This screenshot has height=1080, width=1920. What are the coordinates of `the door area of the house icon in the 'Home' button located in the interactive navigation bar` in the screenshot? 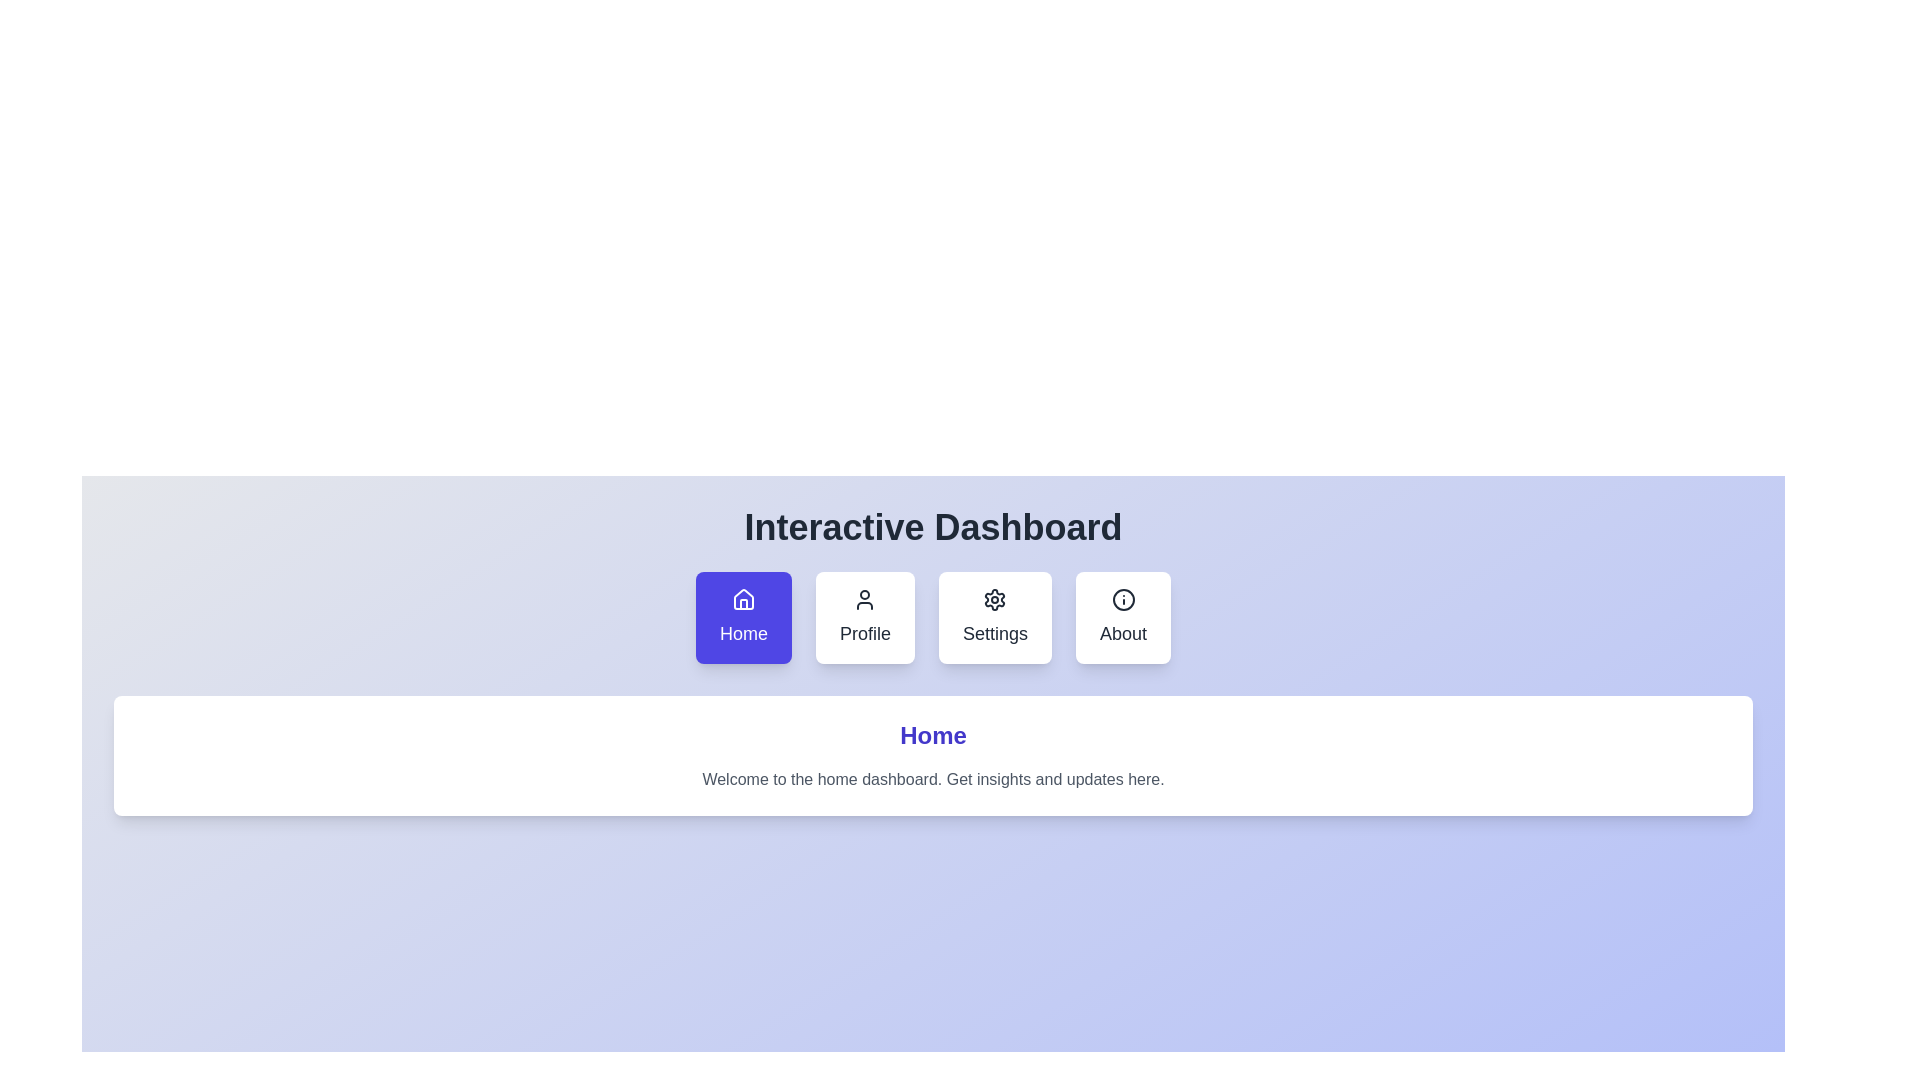 It's located at (743, 603).